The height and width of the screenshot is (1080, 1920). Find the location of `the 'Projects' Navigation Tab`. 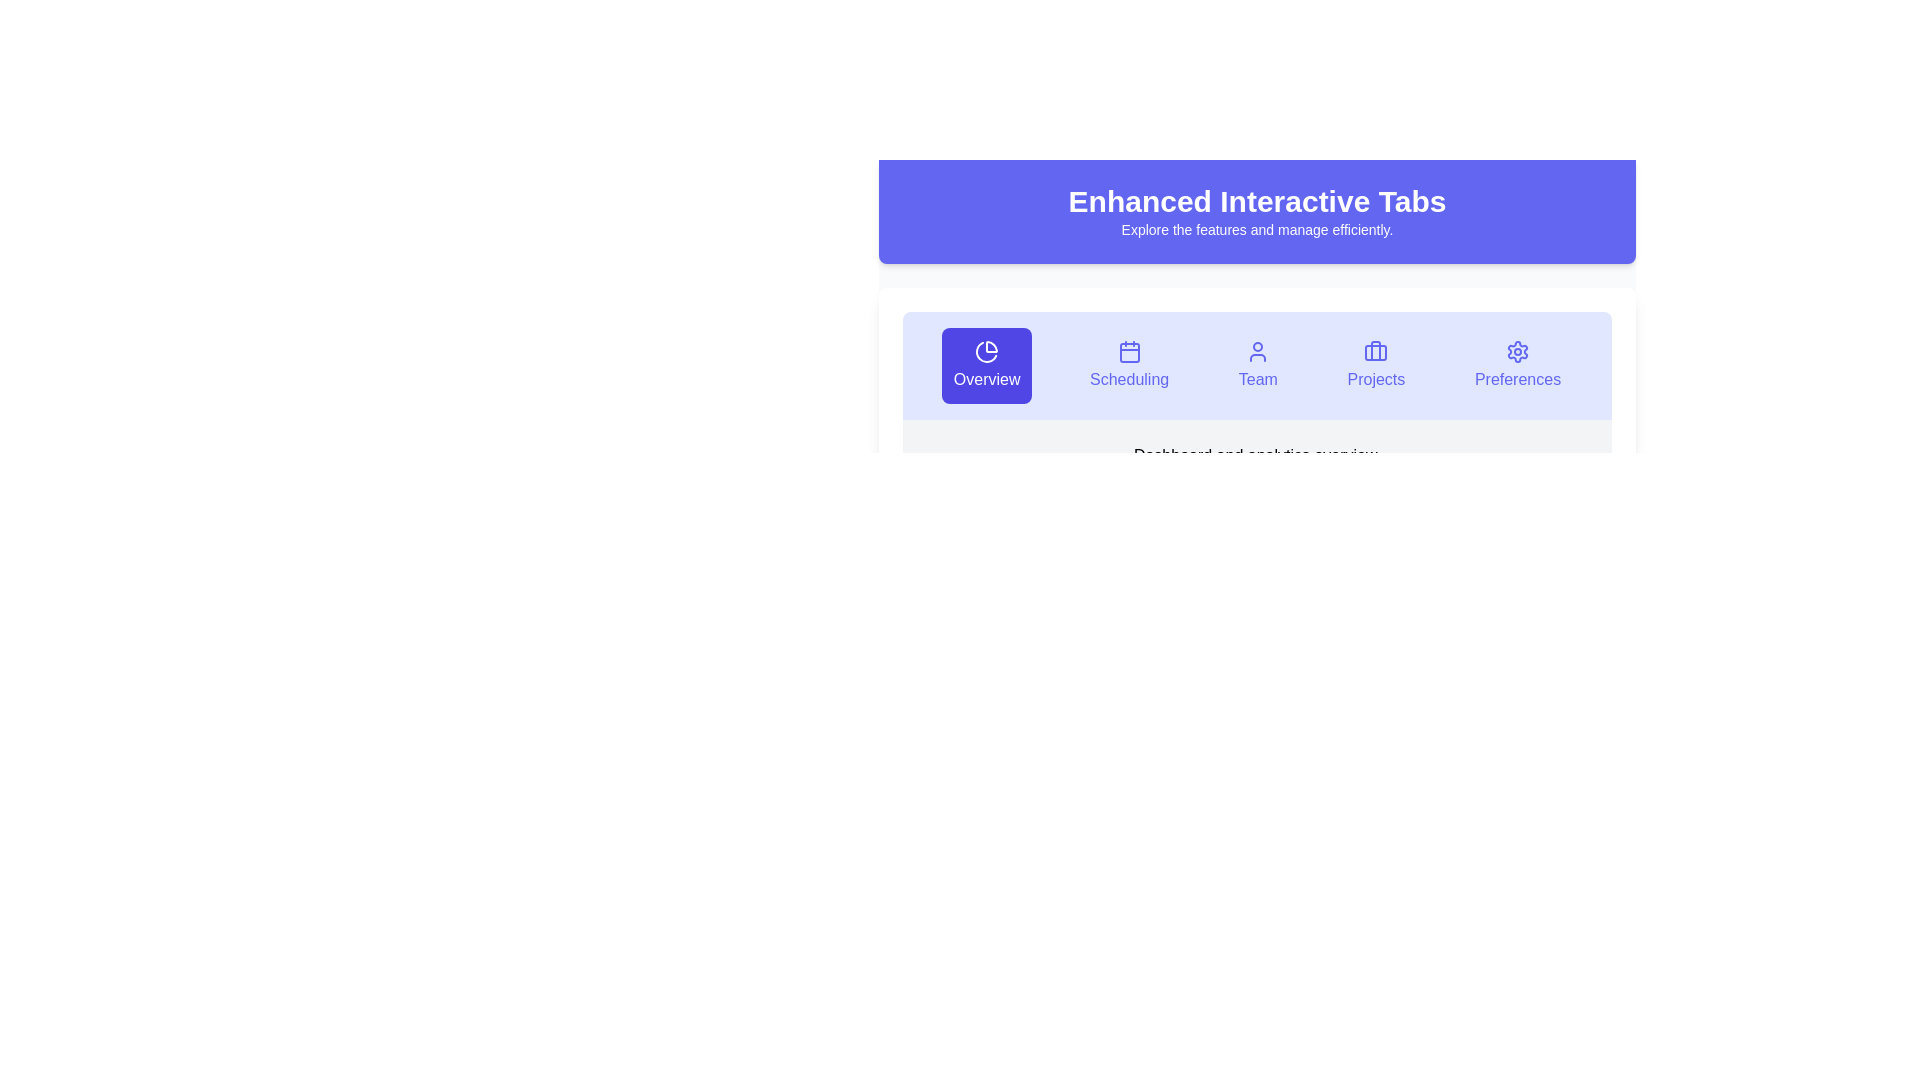

the 'Projects' Navigation Tab is located at coordinates (1375, 366).